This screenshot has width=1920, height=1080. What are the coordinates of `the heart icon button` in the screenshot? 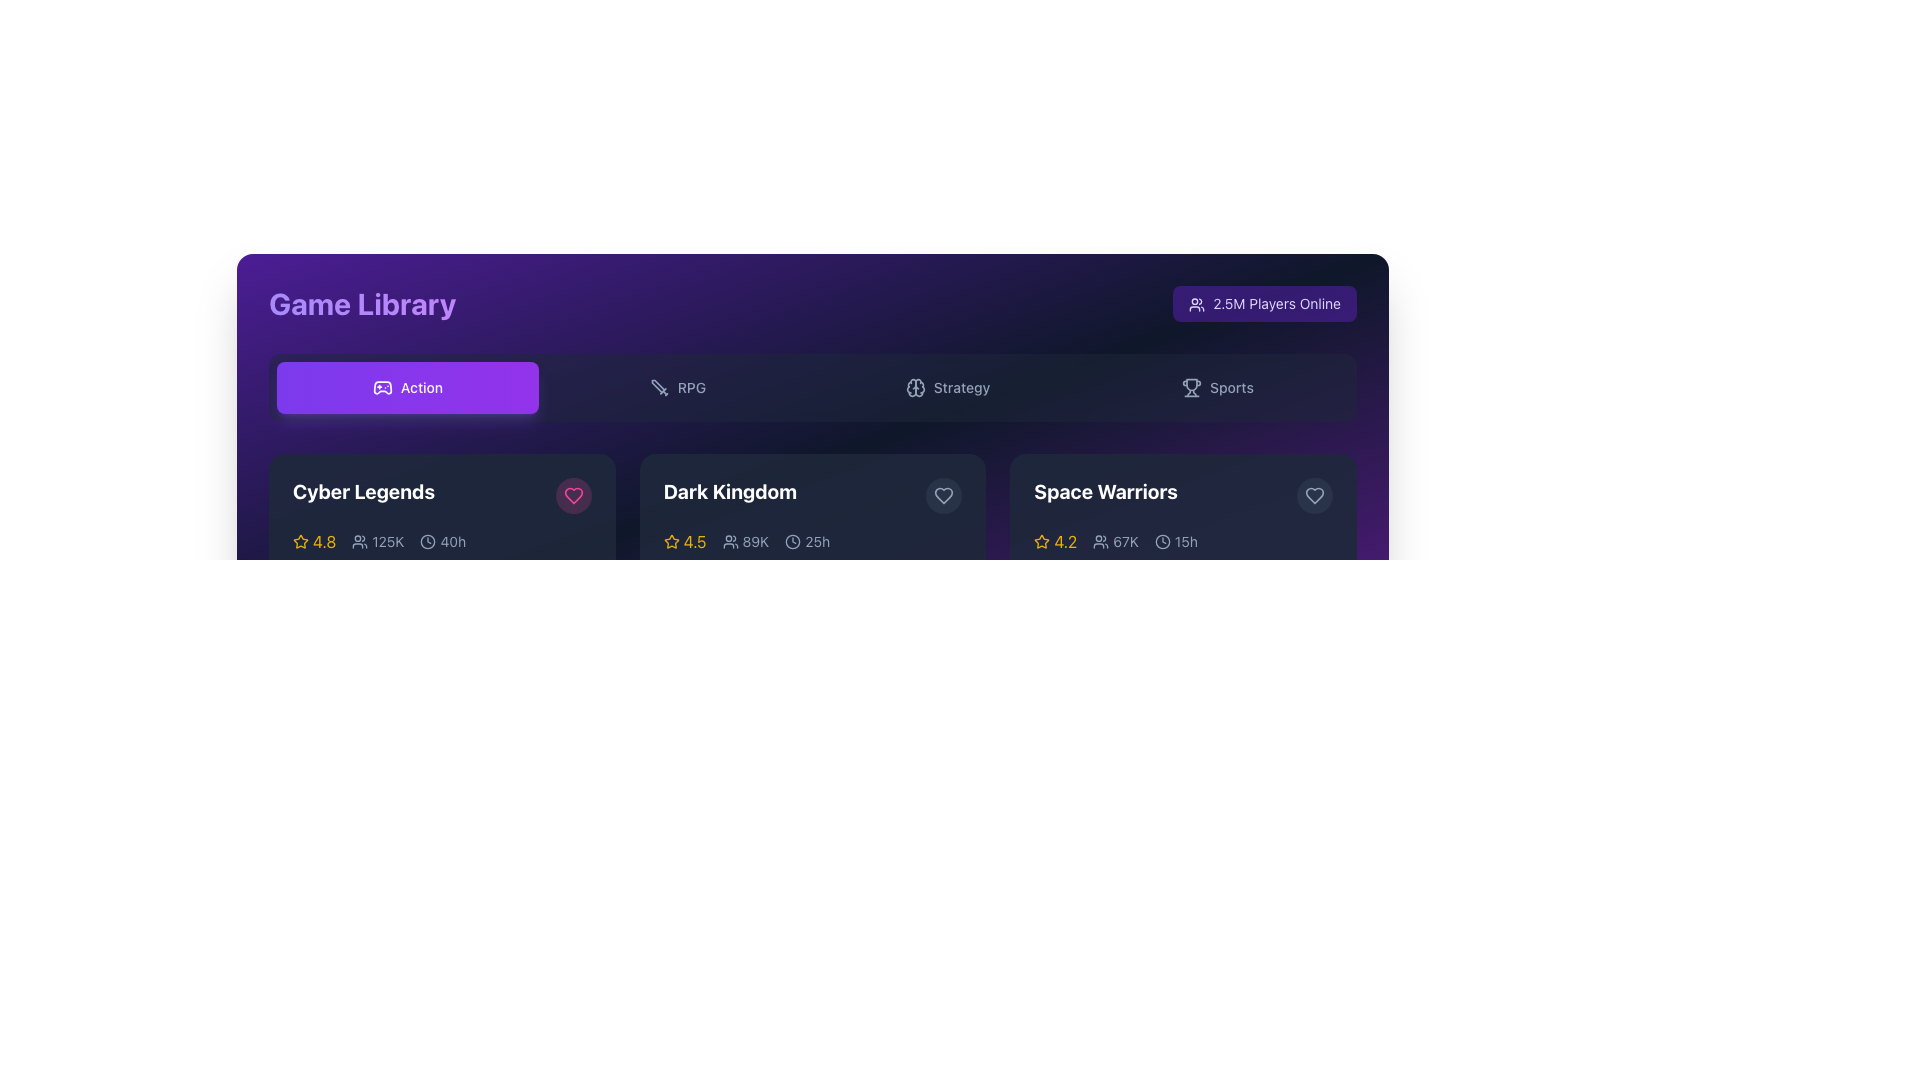 It's located at (943, 495).